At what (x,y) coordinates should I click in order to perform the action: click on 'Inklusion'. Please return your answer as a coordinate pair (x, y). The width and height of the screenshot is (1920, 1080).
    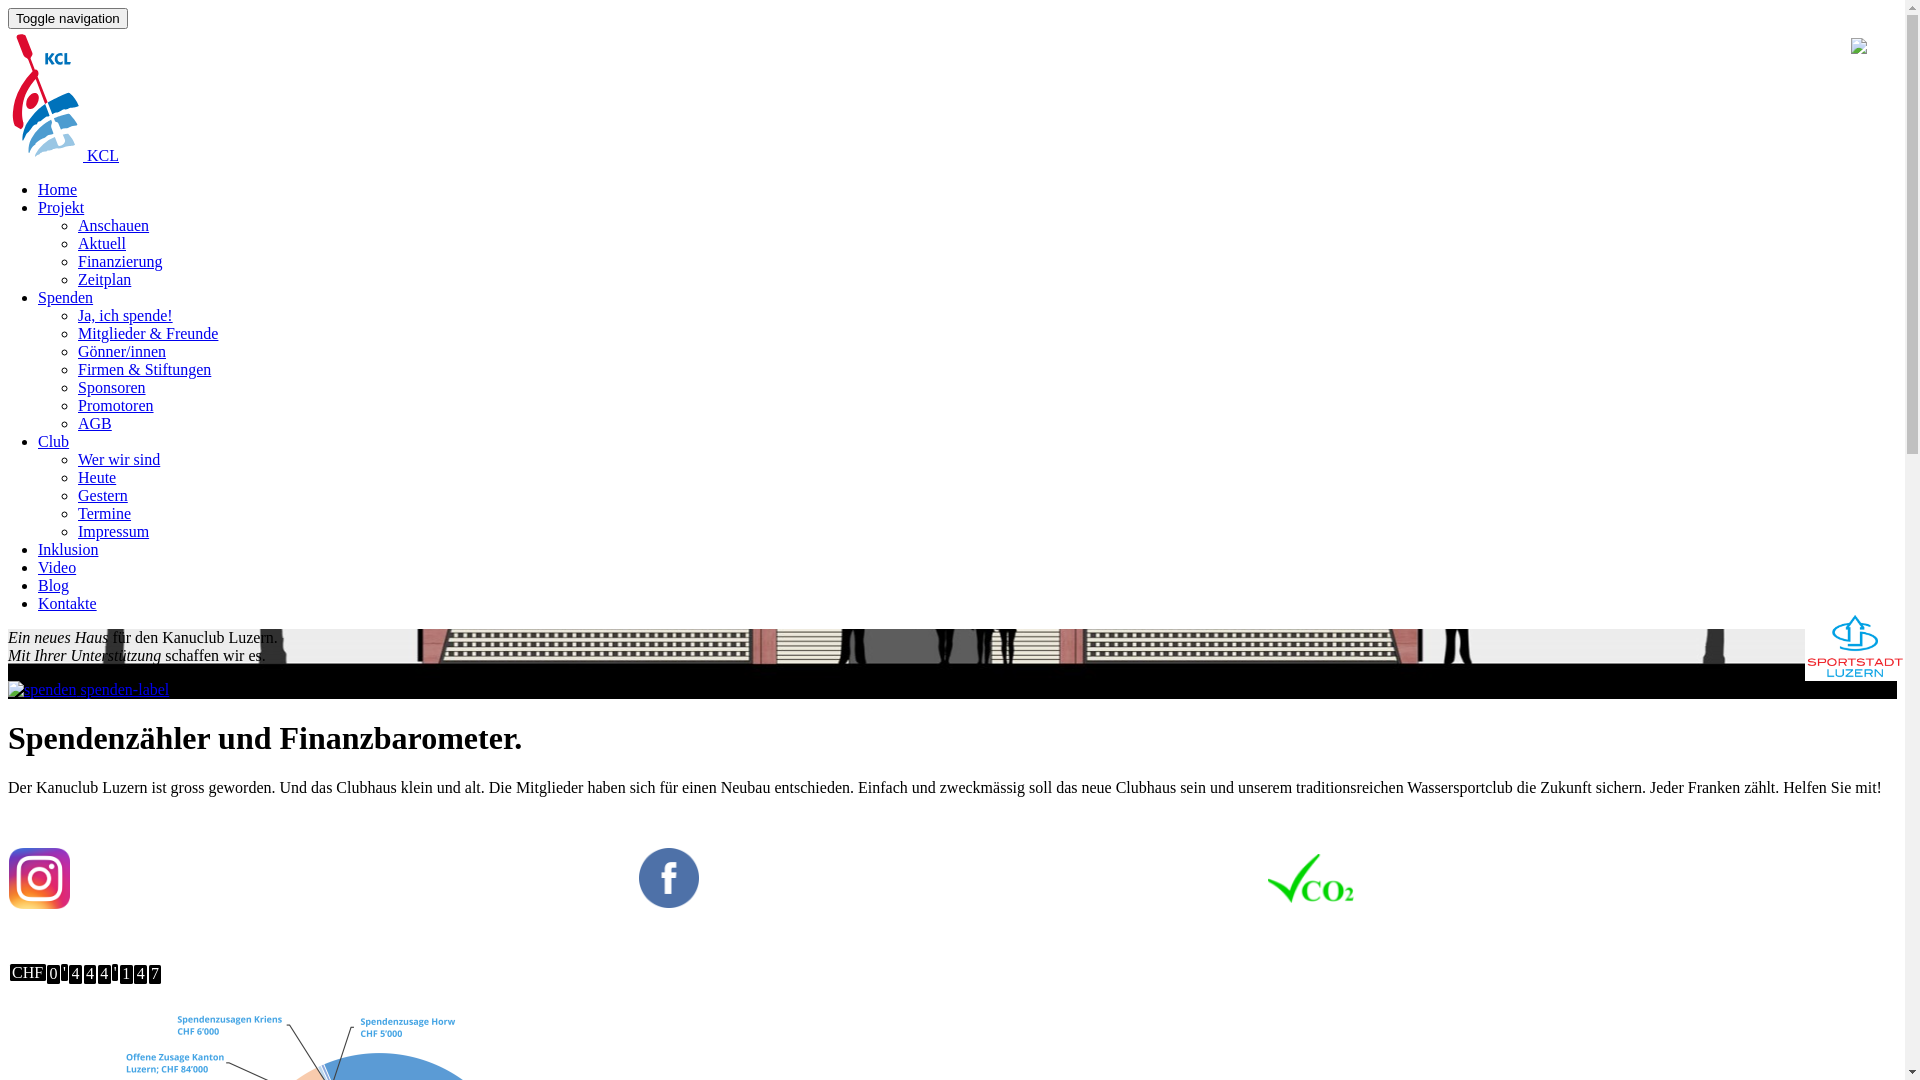
    Looking at the image, I should click on (38, 549).